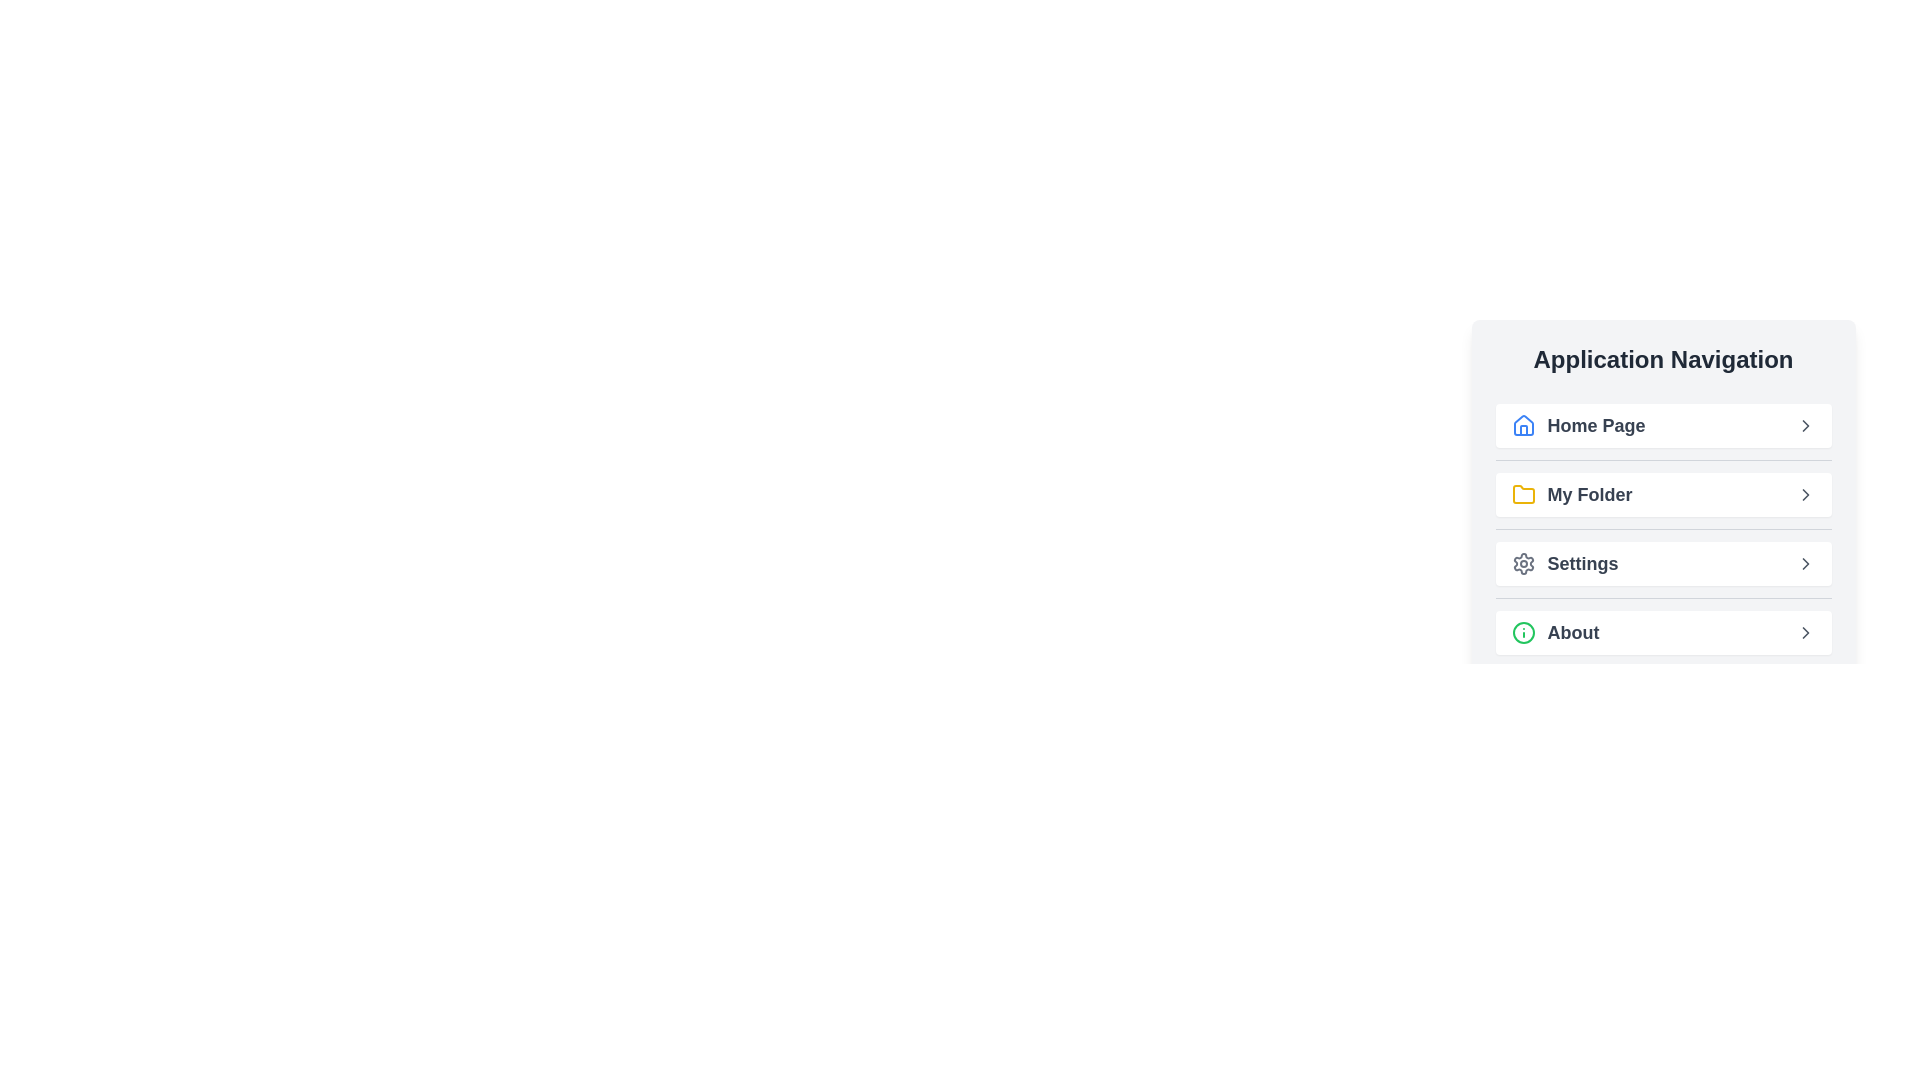 The image size is (1920, 1080). Describe the element at coordinates (1522, 632) in the screenshot. I see `the circle element representing the 'About' navigation item in the SVG icon, which is the fourth option in the vertical navigation list` at that location.